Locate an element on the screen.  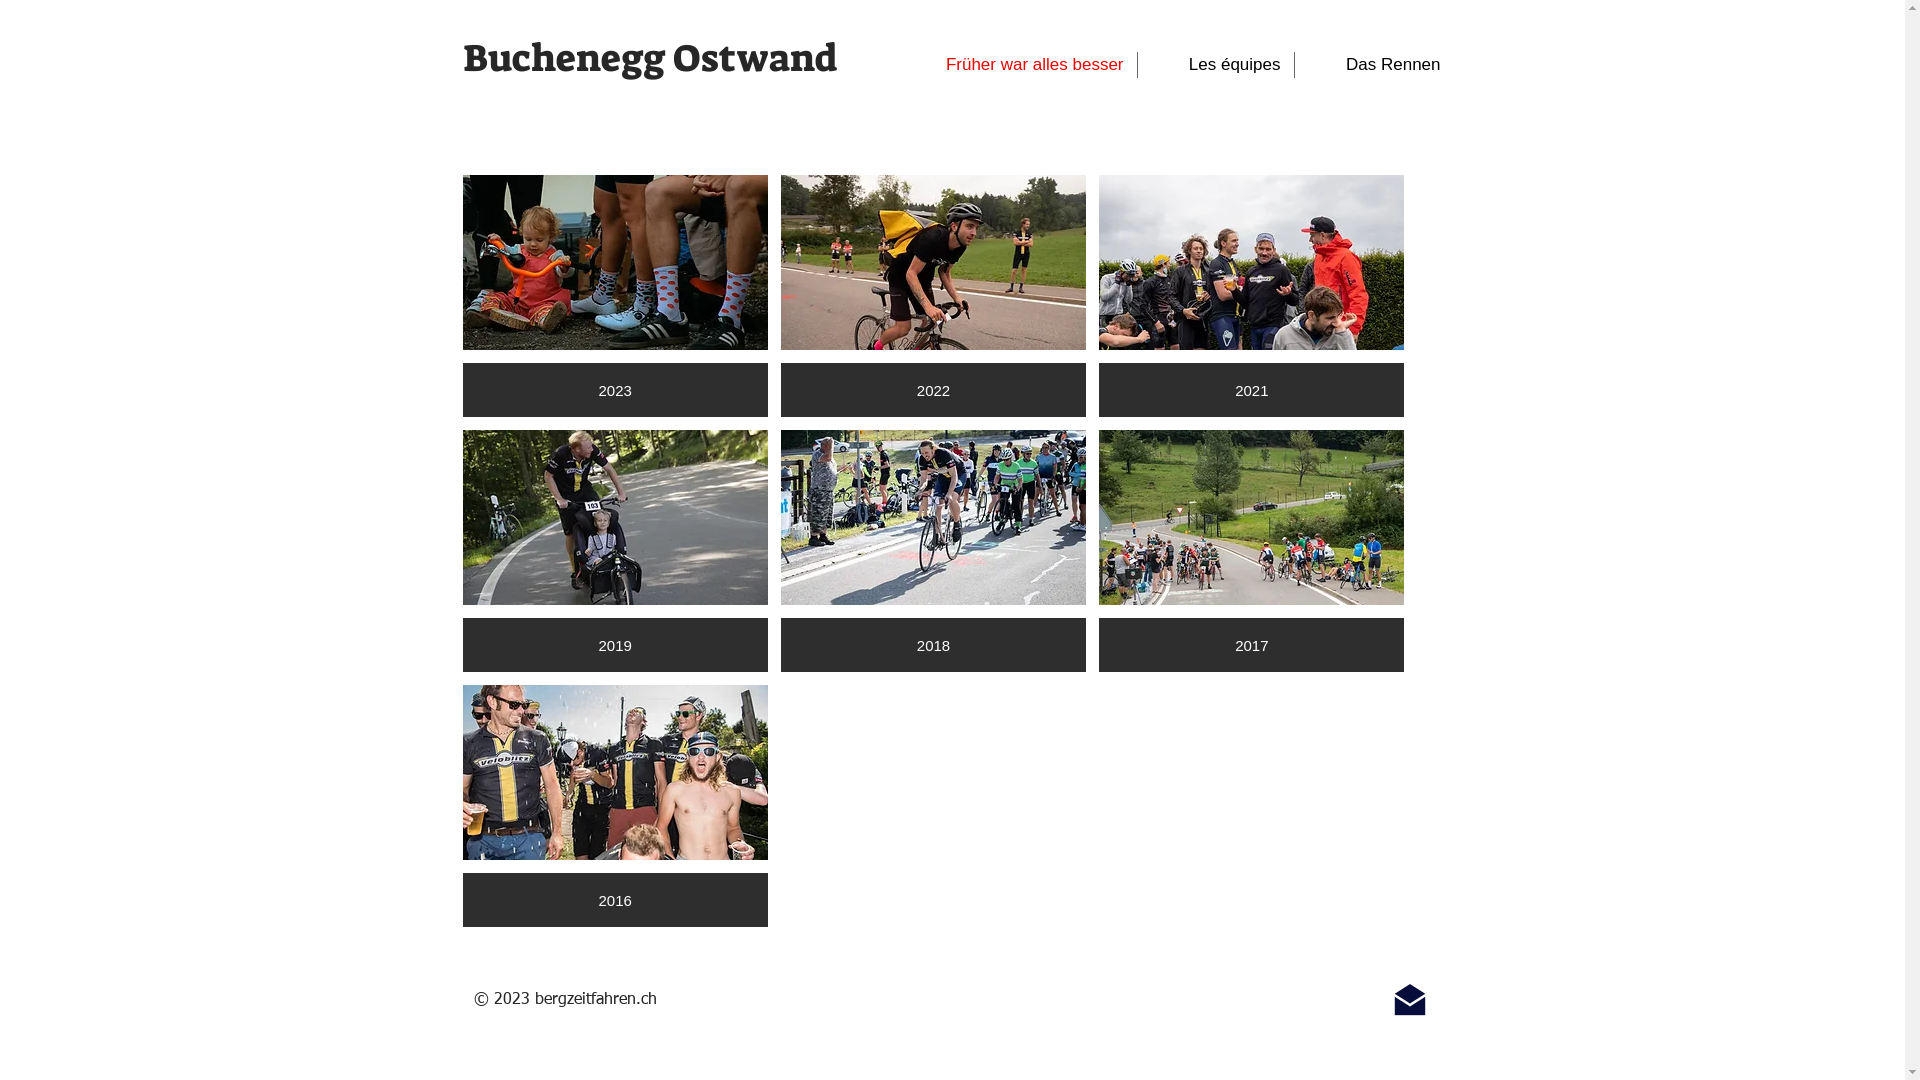
'Das Rennen' is located at coordinates (1372, 64).